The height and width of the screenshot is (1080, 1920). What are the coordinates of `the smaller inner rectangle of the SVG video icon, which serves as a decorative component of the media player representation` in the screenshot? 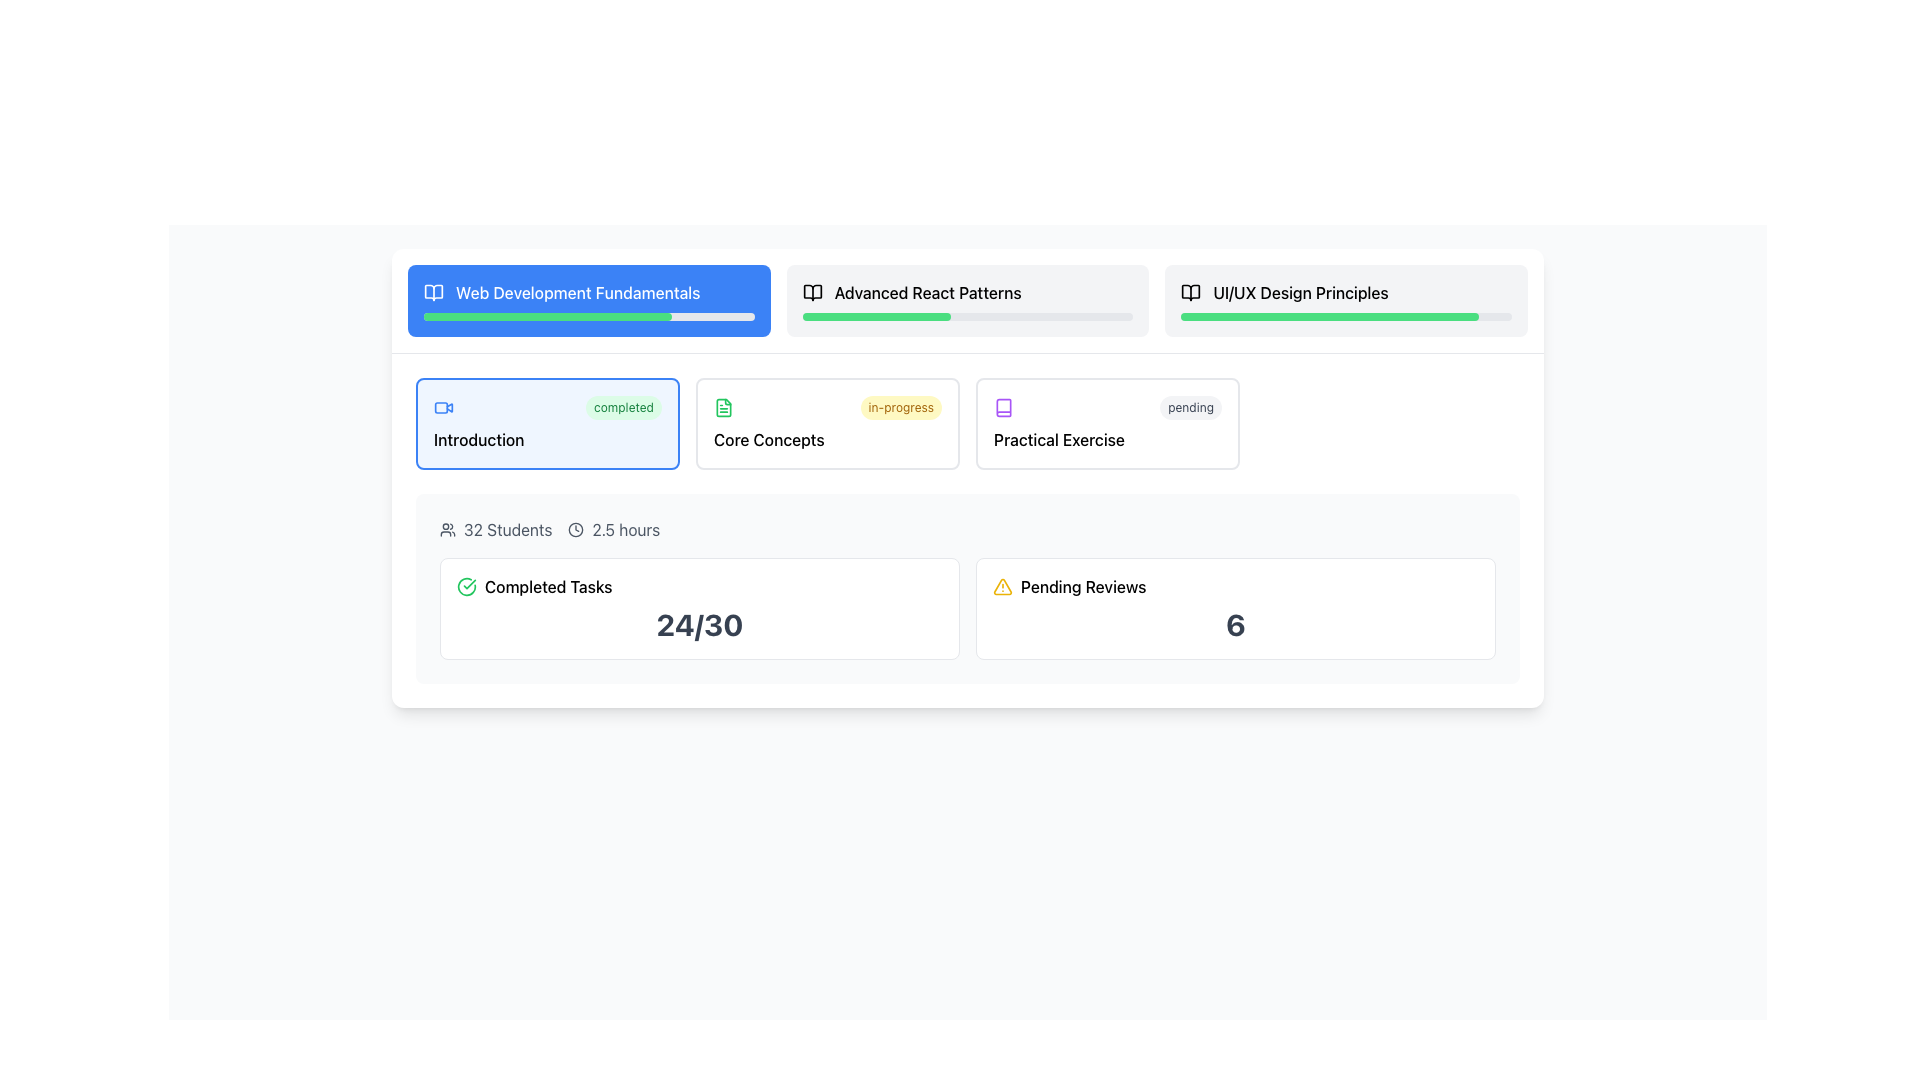 It's located at (440, 407).